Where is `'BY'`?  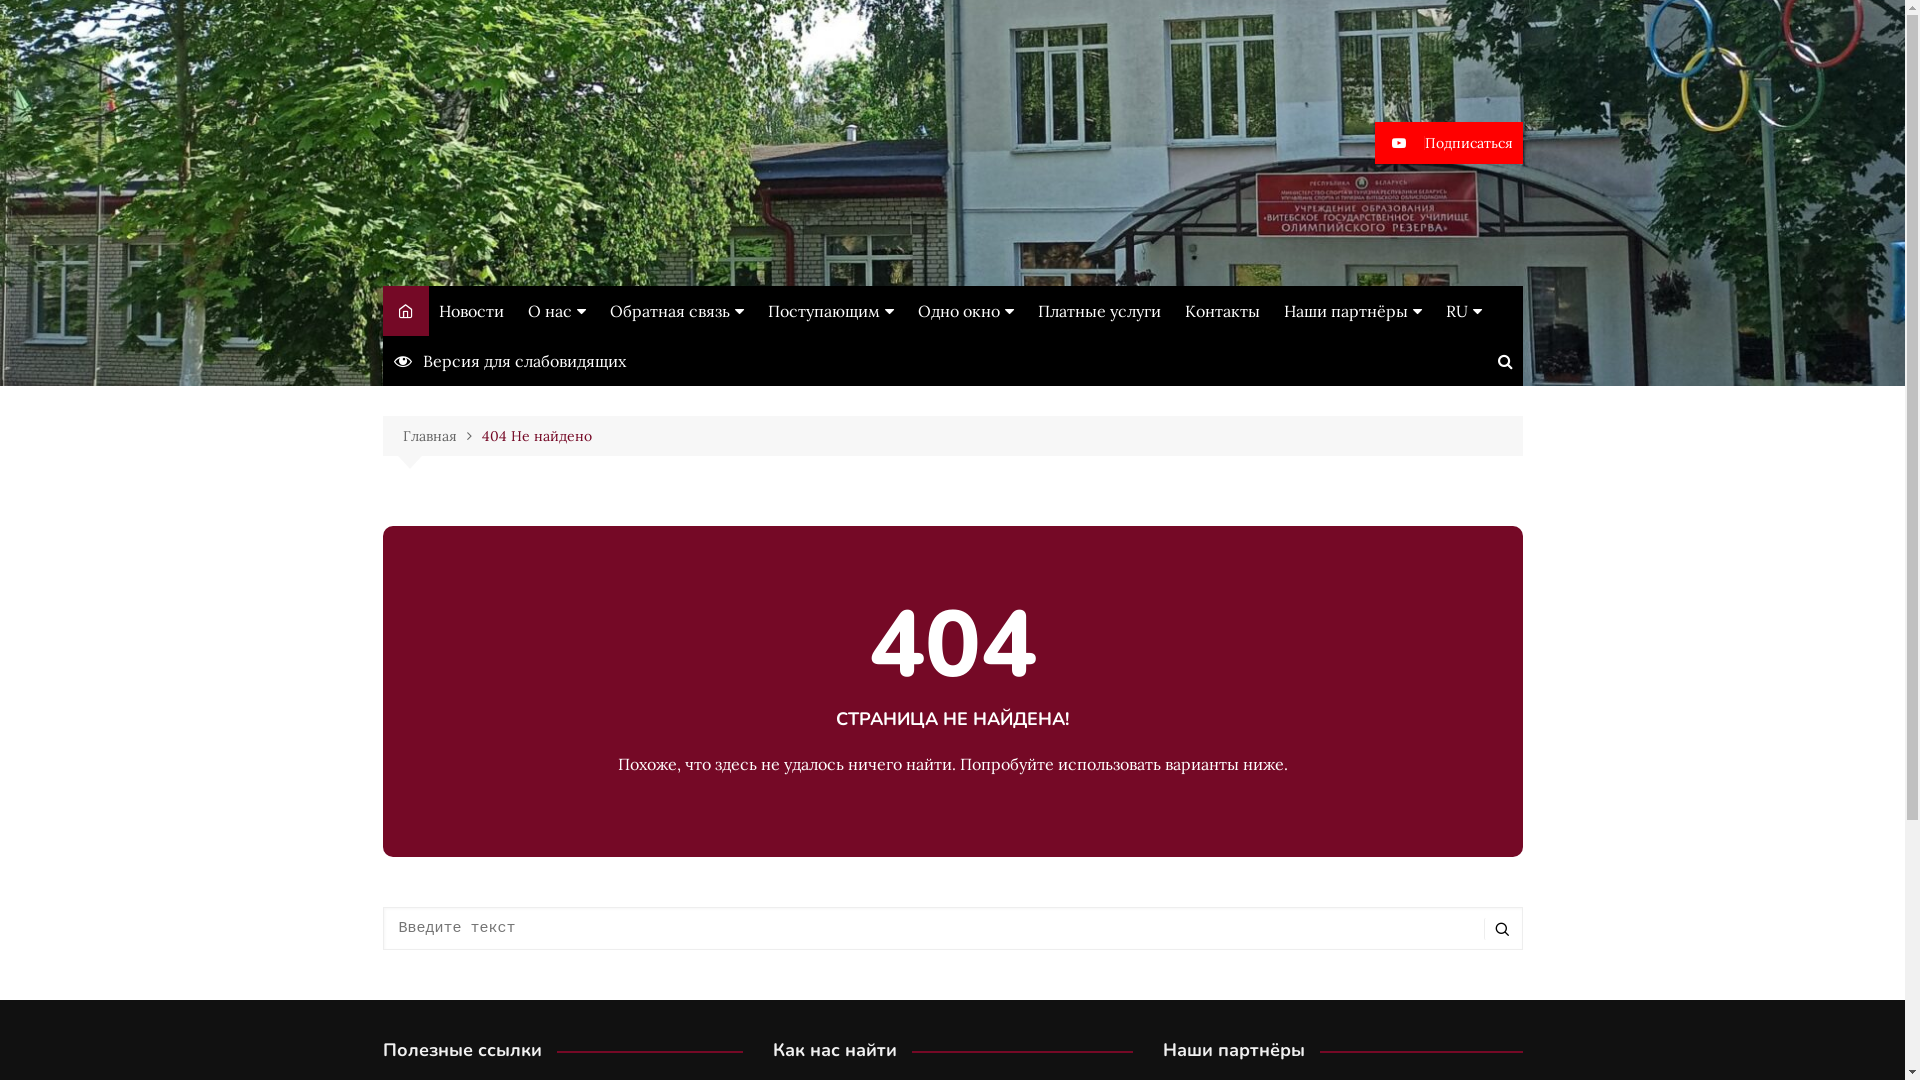
'BY' is located at coordinates (1544, 388).